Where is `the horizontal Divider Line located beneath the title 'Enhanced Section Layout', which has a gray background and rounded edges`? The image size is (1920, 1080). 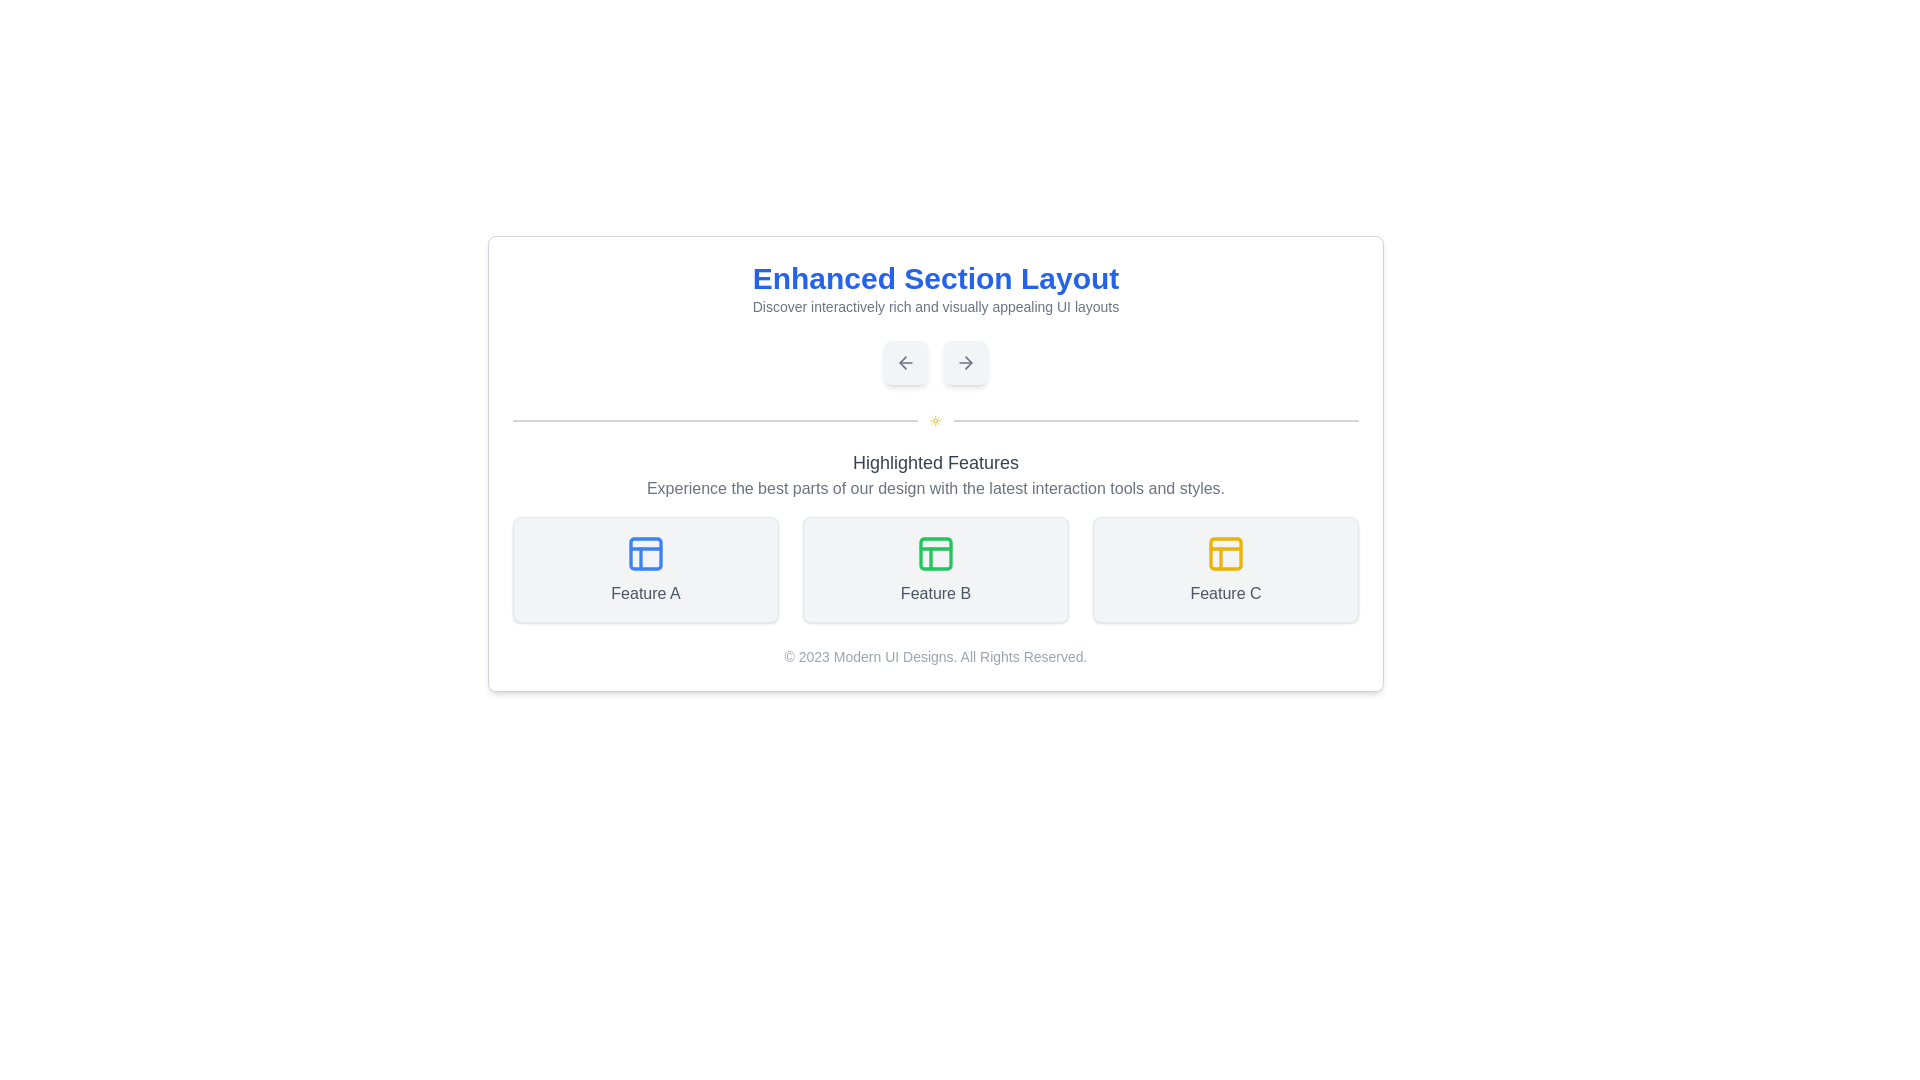
the horizontal Divider Line located beneath the title 'Enhanced Section Layout', which has a gray background and rounded edges is located at coordinates (715, 419).